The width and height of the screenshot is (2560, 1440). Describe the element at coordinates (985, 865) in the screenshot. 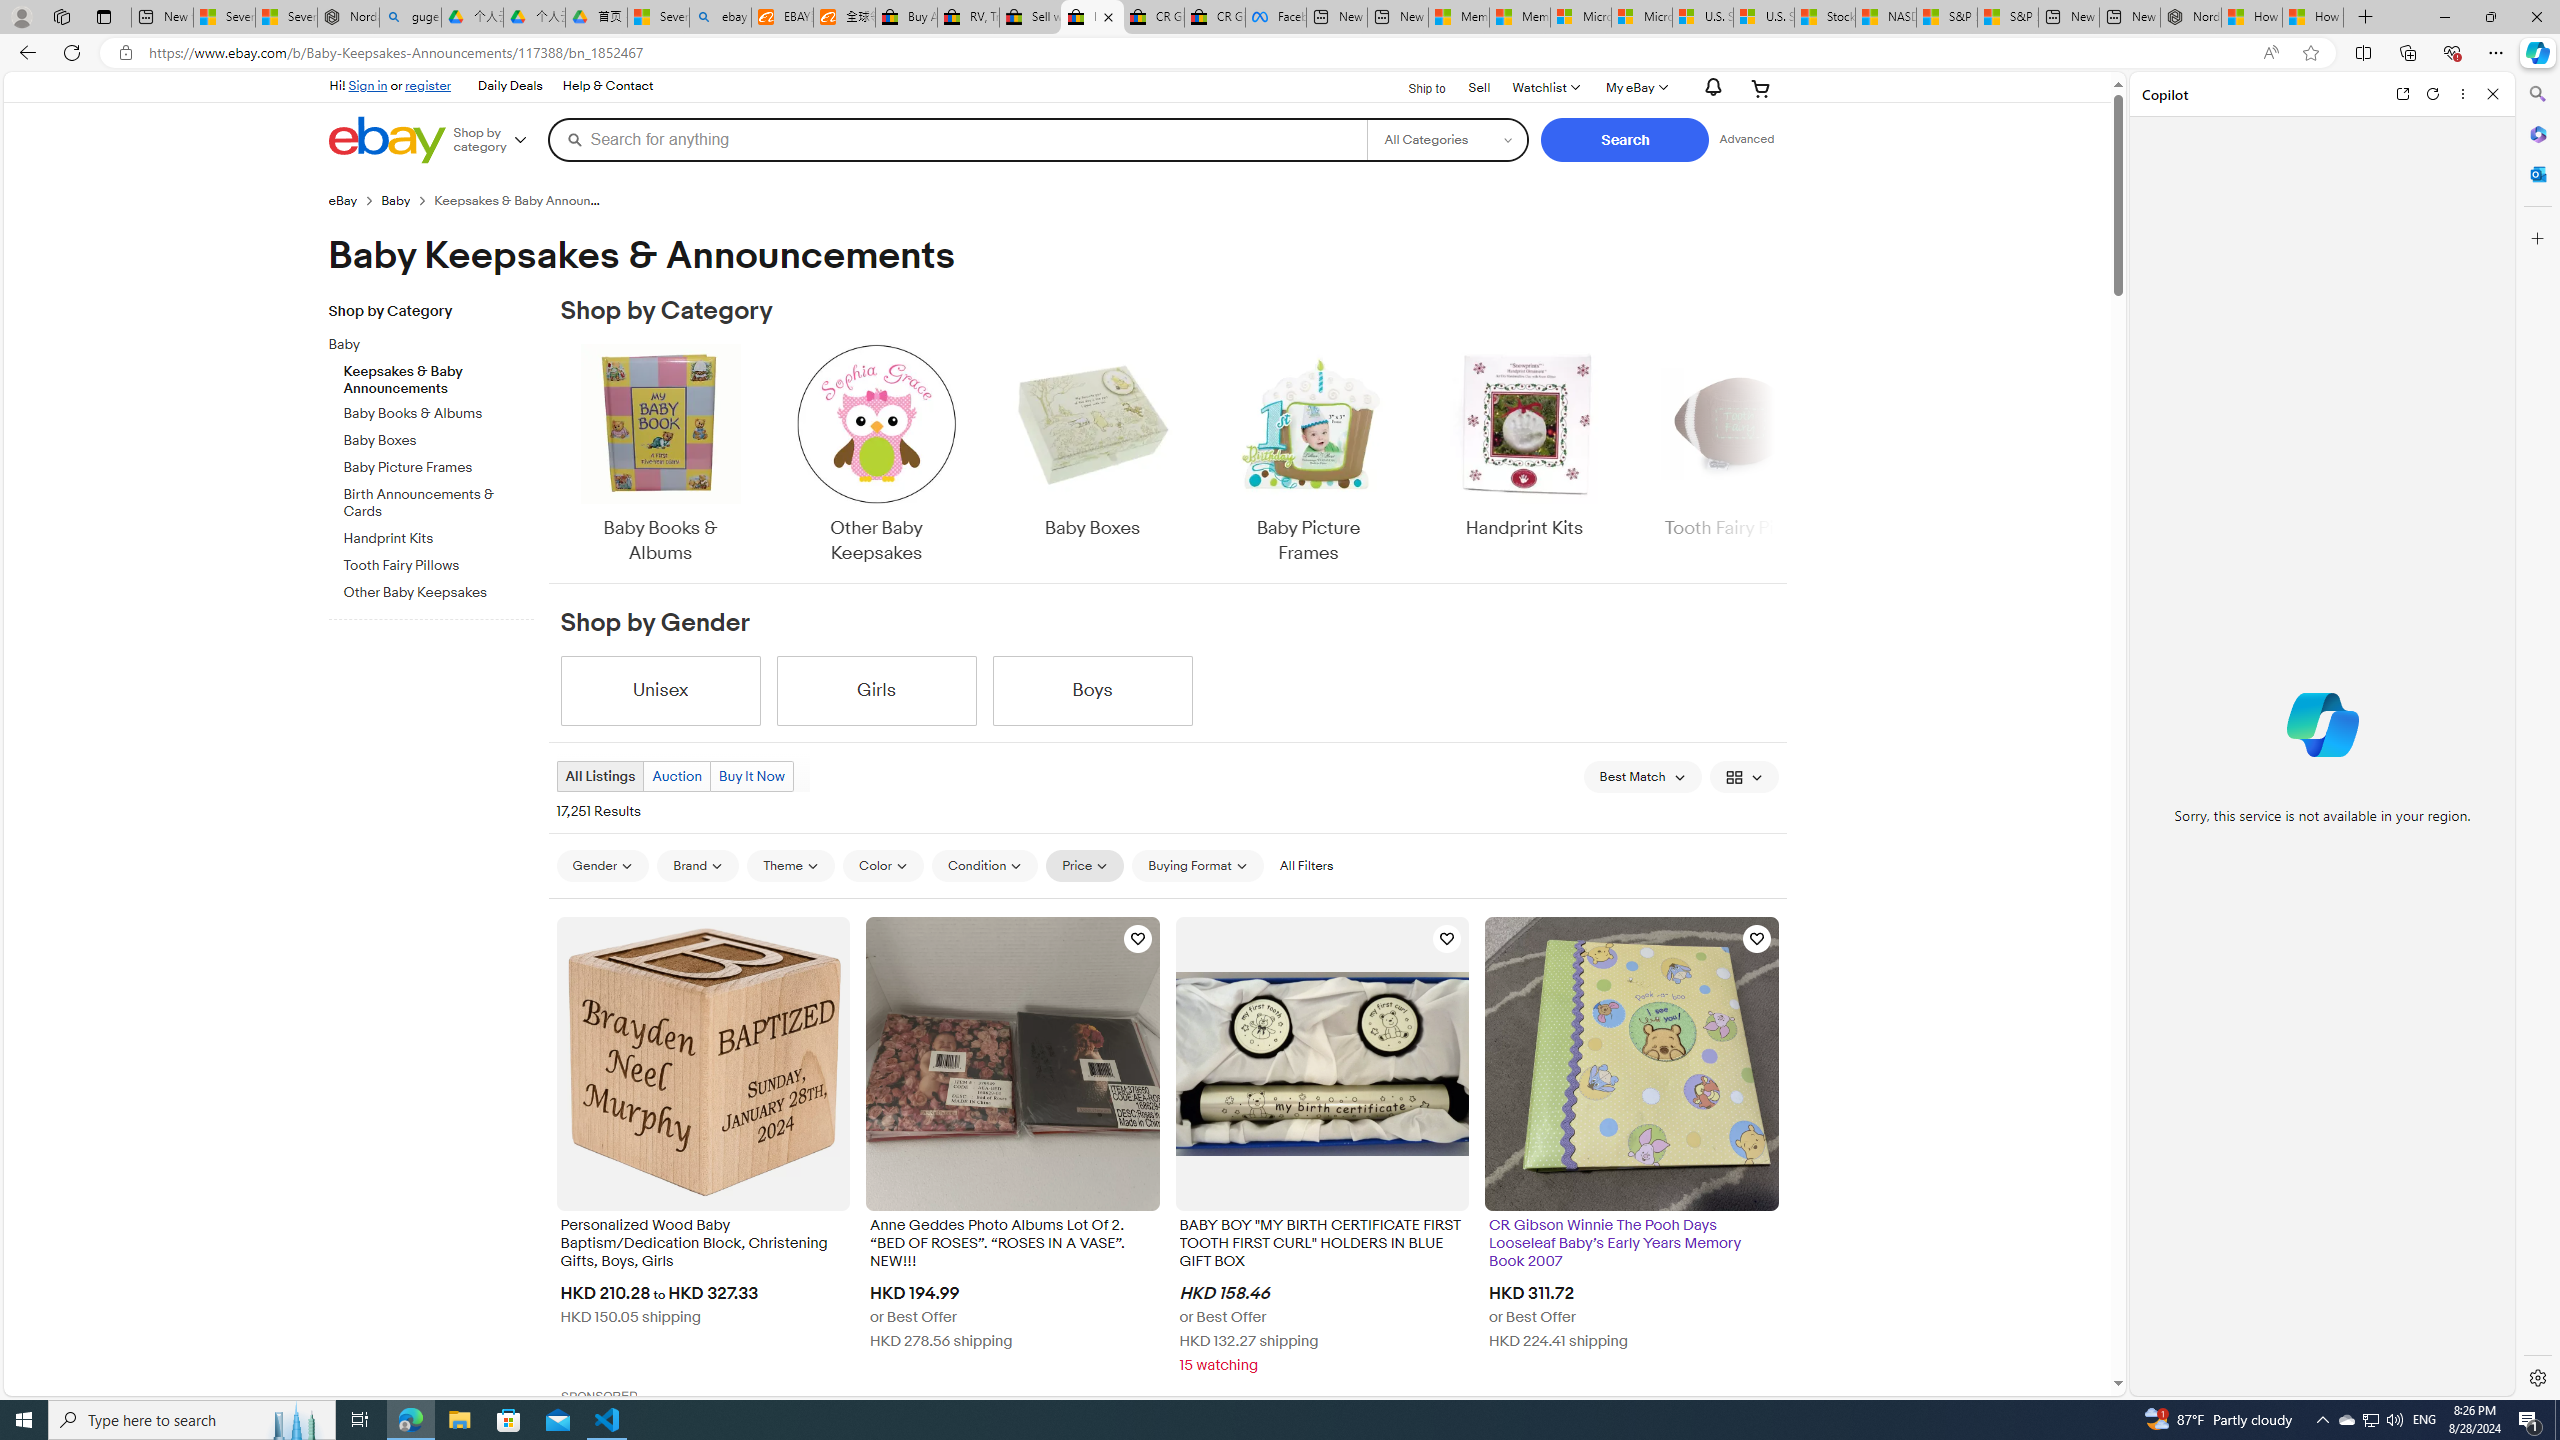

I see `'Condition'` at that location.